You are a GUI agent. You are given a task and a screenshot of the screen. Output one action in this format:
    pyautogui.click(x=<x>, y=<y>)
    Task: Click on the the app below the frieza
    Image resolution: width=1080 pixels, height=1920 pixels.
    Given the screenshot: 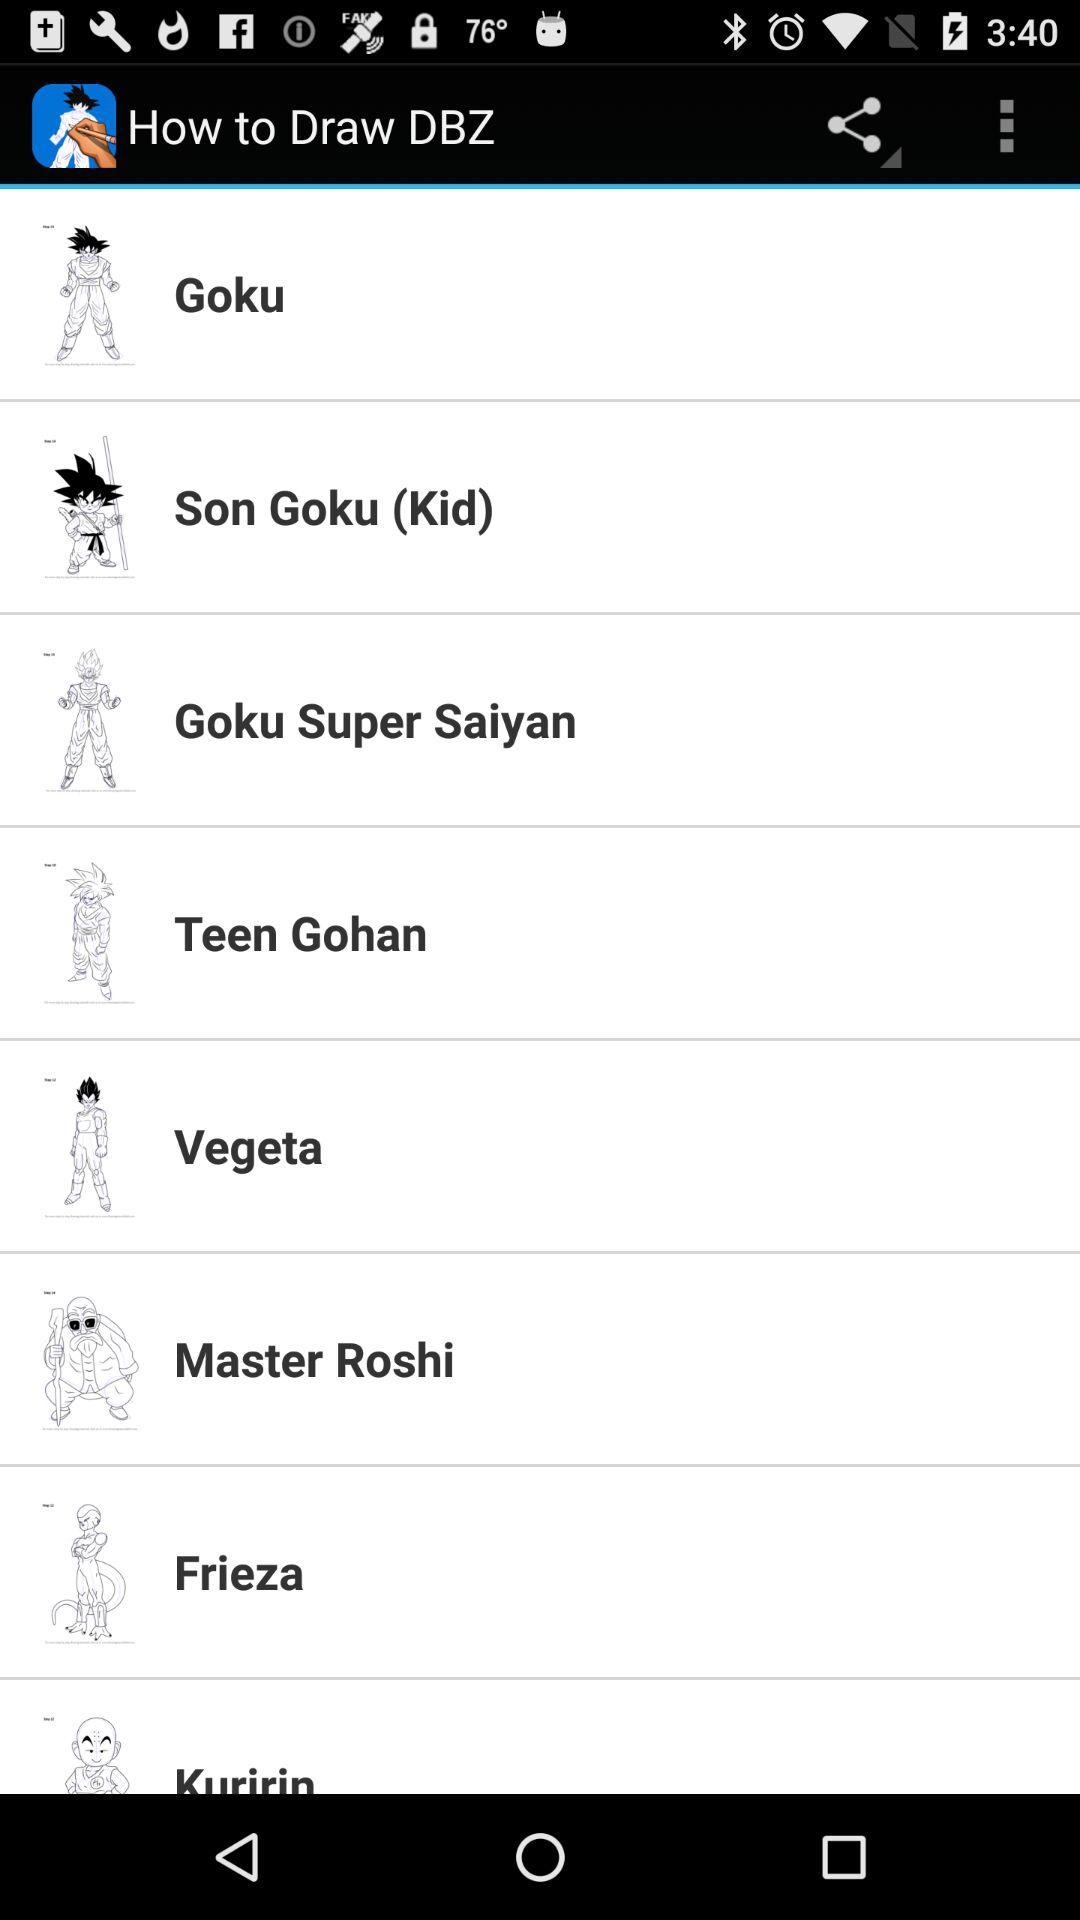 What is the action you would take?
    pyautogui.click(x=613, y=1773)
    